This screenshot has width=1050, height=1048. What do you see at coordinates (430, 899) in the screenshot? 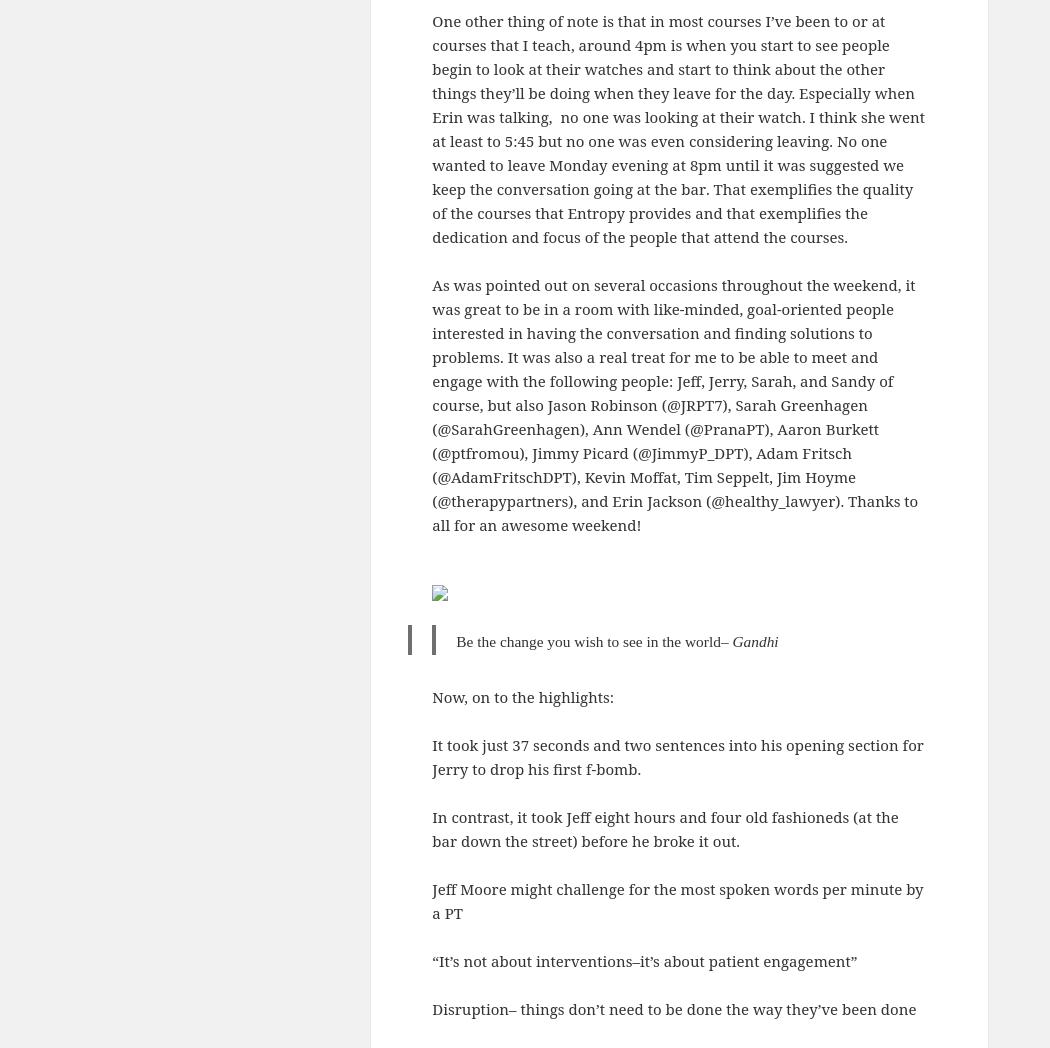
I see `'Jeff Moore might challenge for the most spoken words per minute by a PT'` at bounding box center [430, 899].